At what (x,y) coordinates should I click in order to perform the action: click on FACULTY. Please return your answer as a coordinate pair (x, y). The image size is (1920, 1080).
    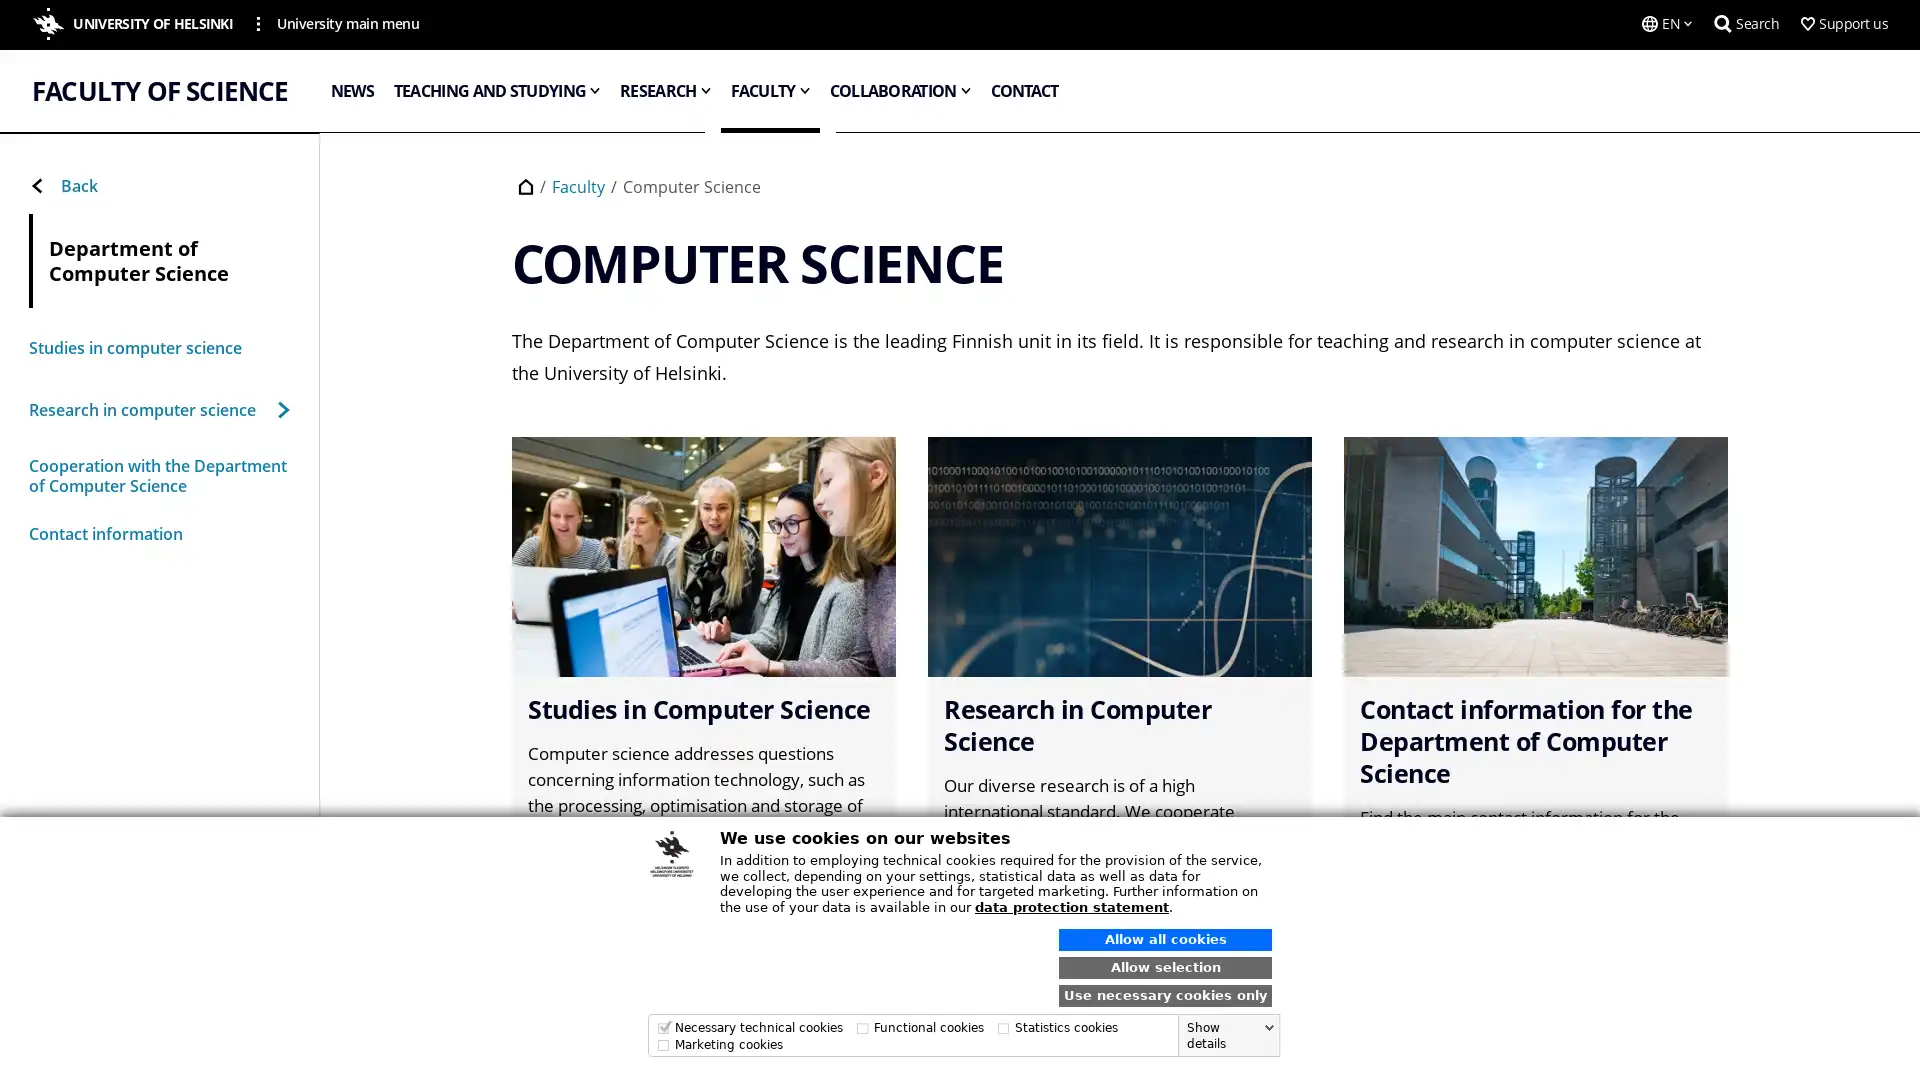
    Looking at the image, I should click on (768, 91).